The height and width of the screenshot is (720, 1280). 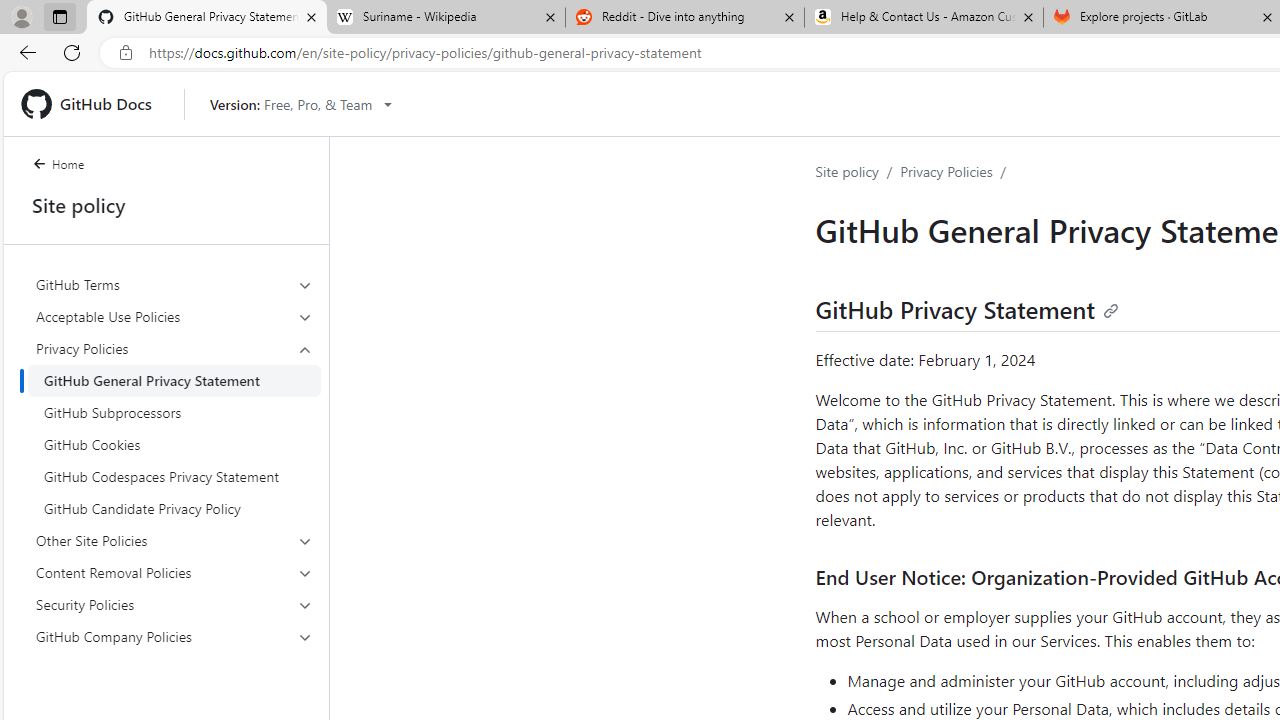 What do you see at coordinates (945, 170) in the screenshot?
I see `'Privacy Policies'` at bounding box center [945, 170].